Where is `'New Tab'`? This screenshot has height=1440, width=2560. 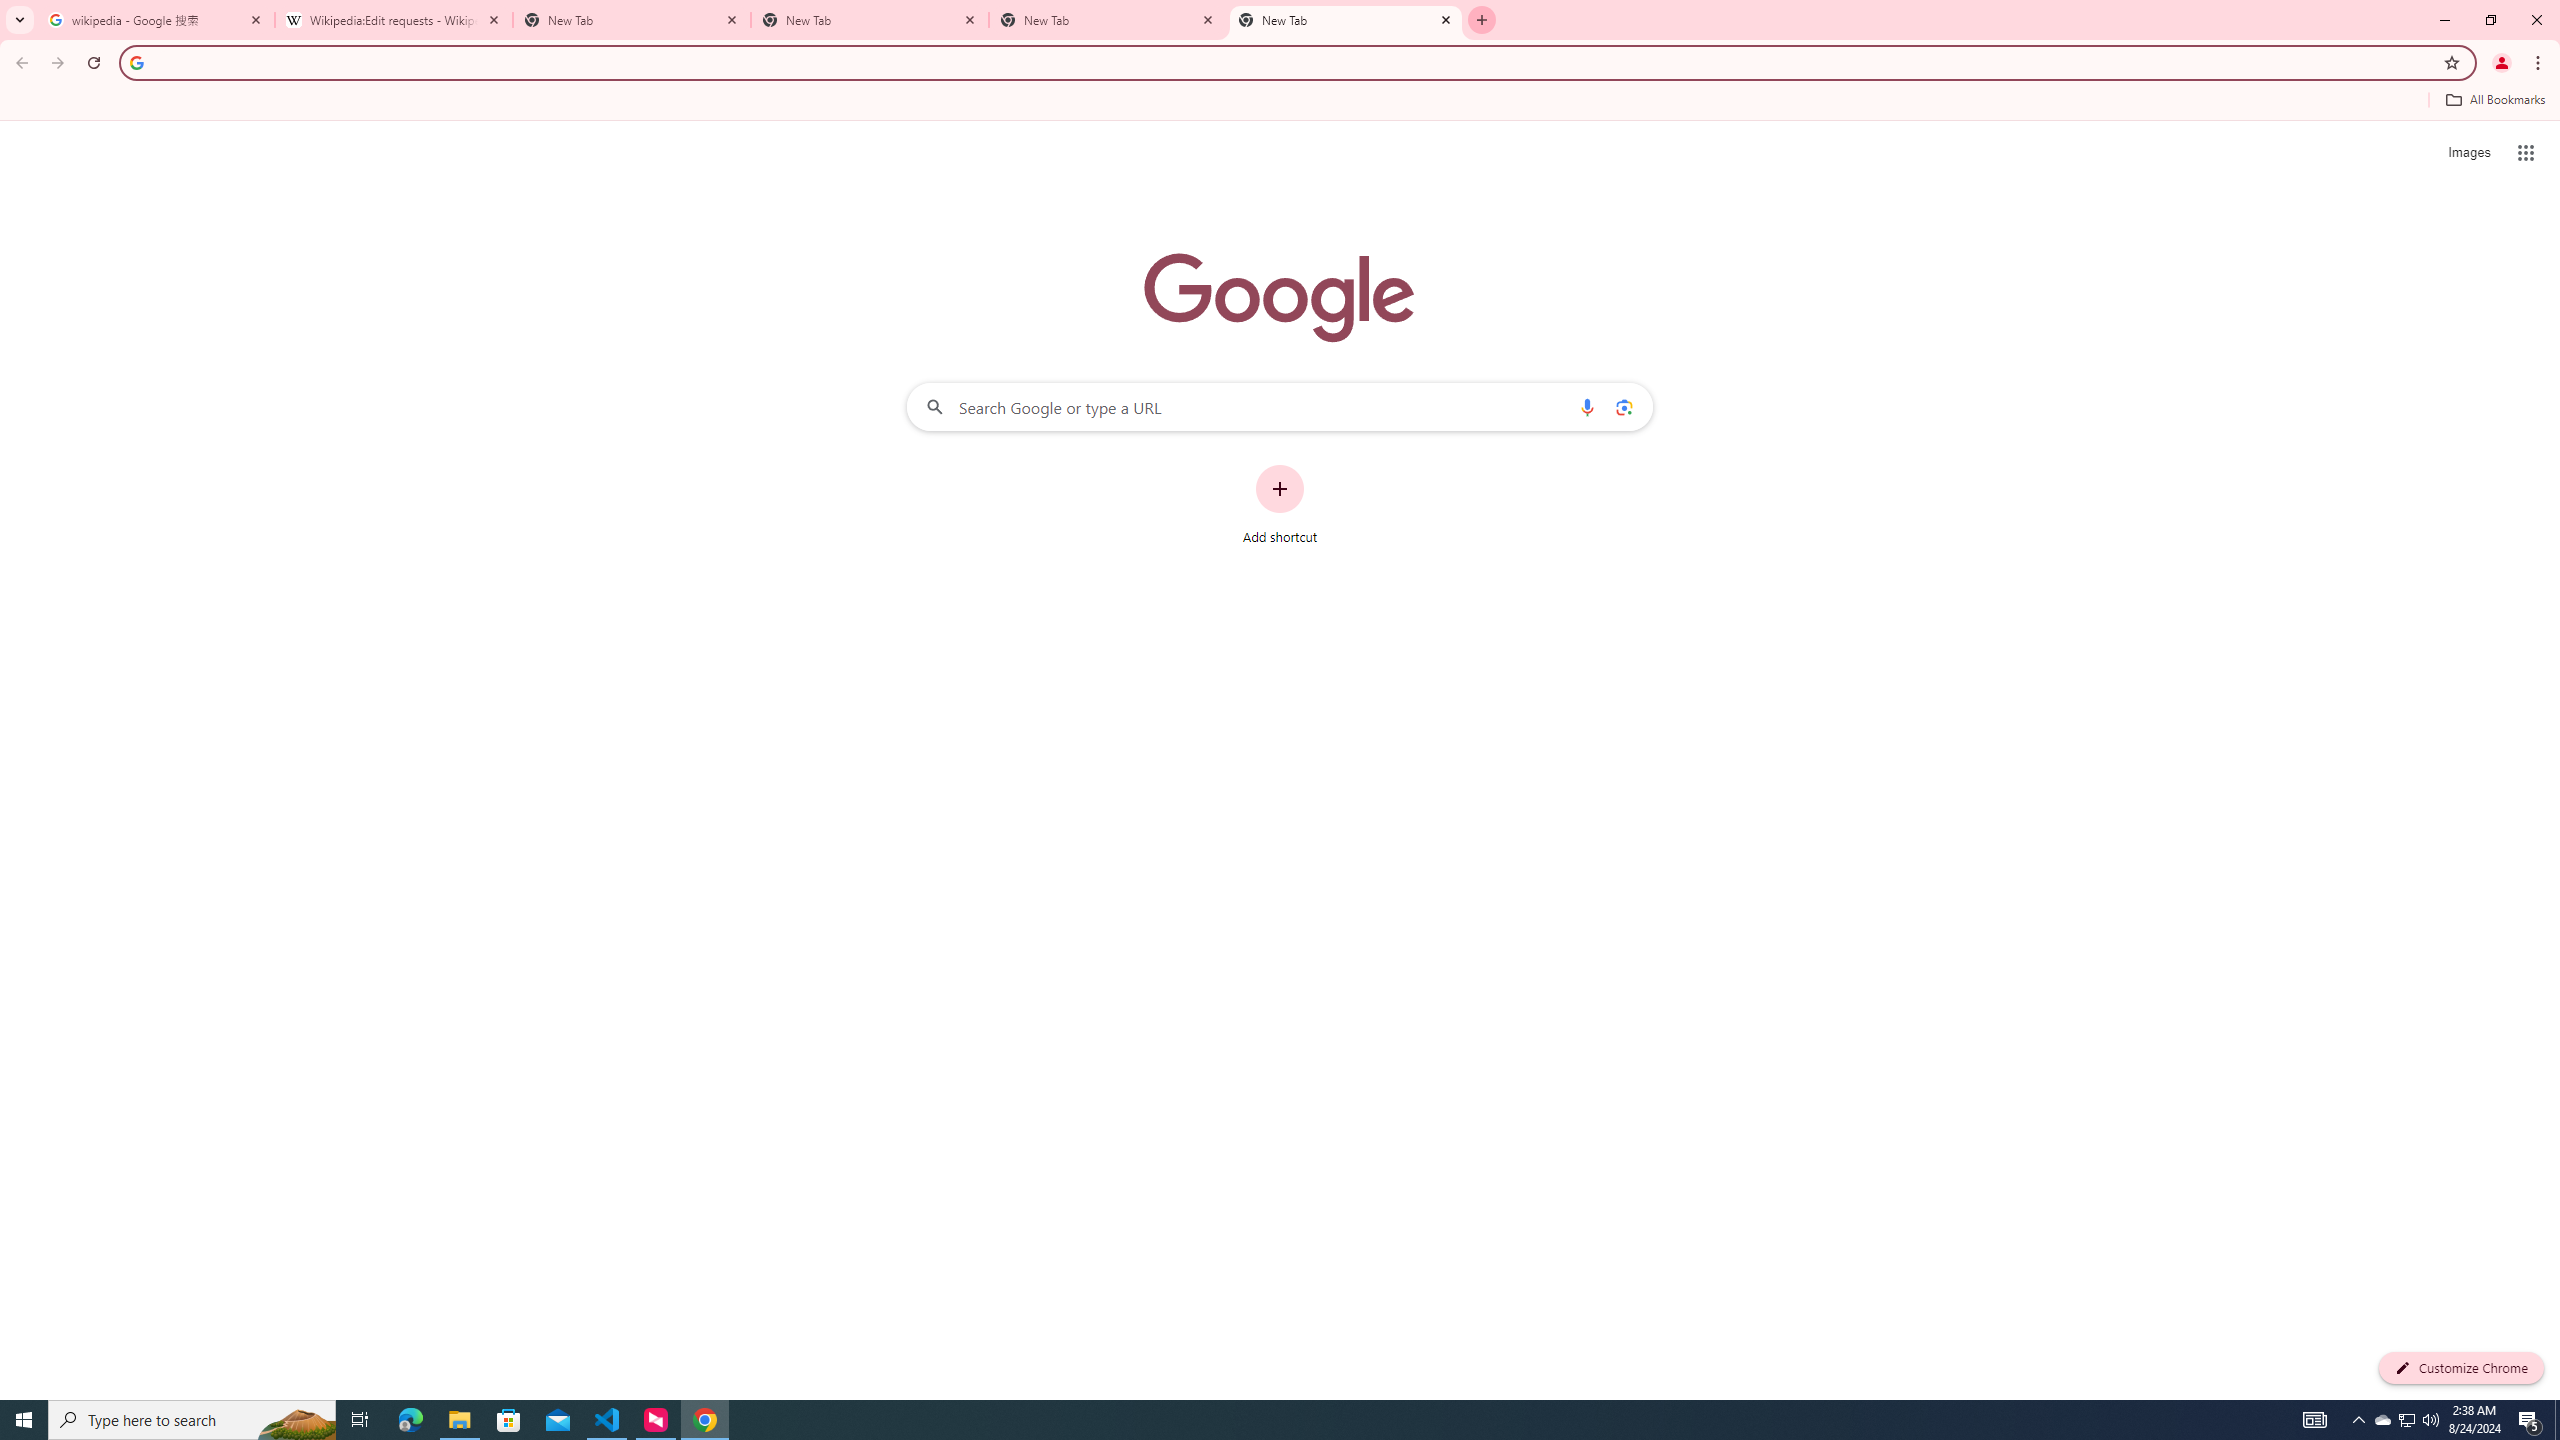 'New Tab' is located at coordinates (1345, 19).